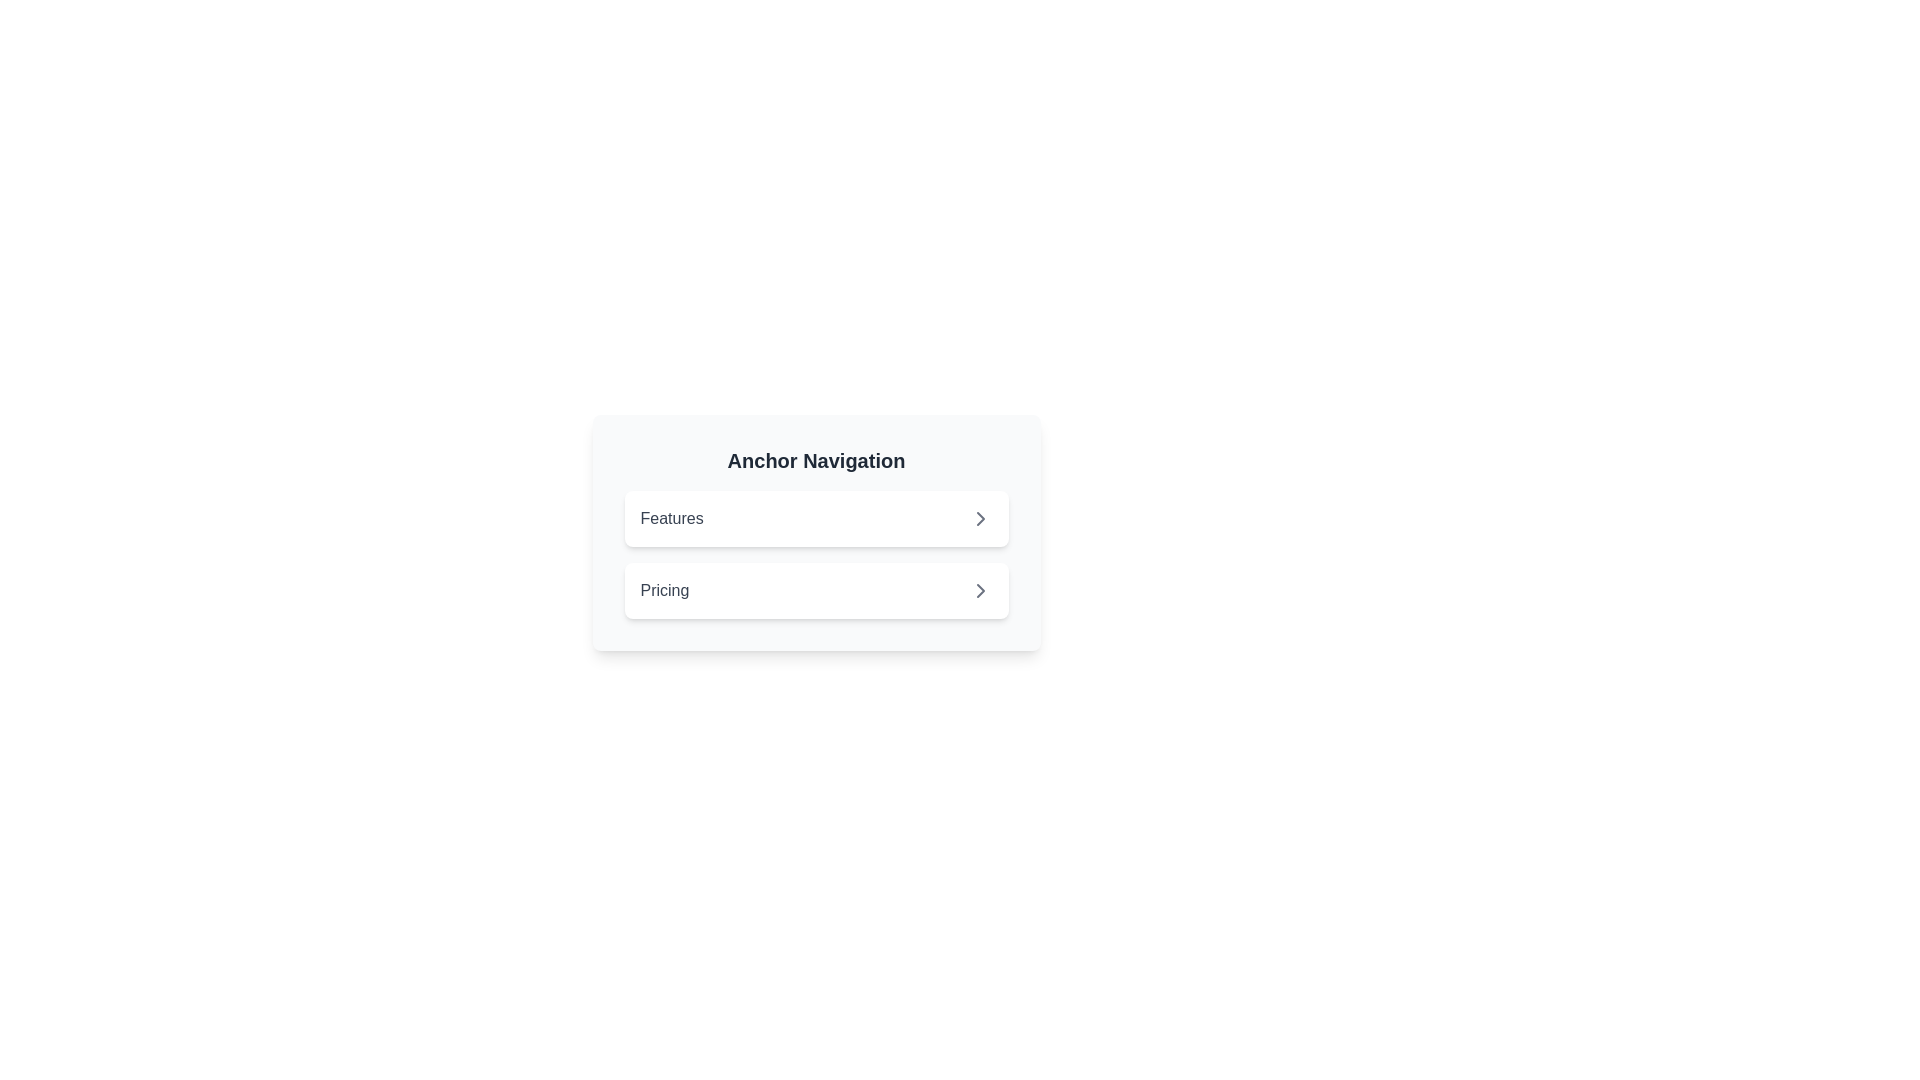  I want to click on the chevron icon located to the right of the 'Pricing' text in the Anchor Navigation component, so click(980, 589).